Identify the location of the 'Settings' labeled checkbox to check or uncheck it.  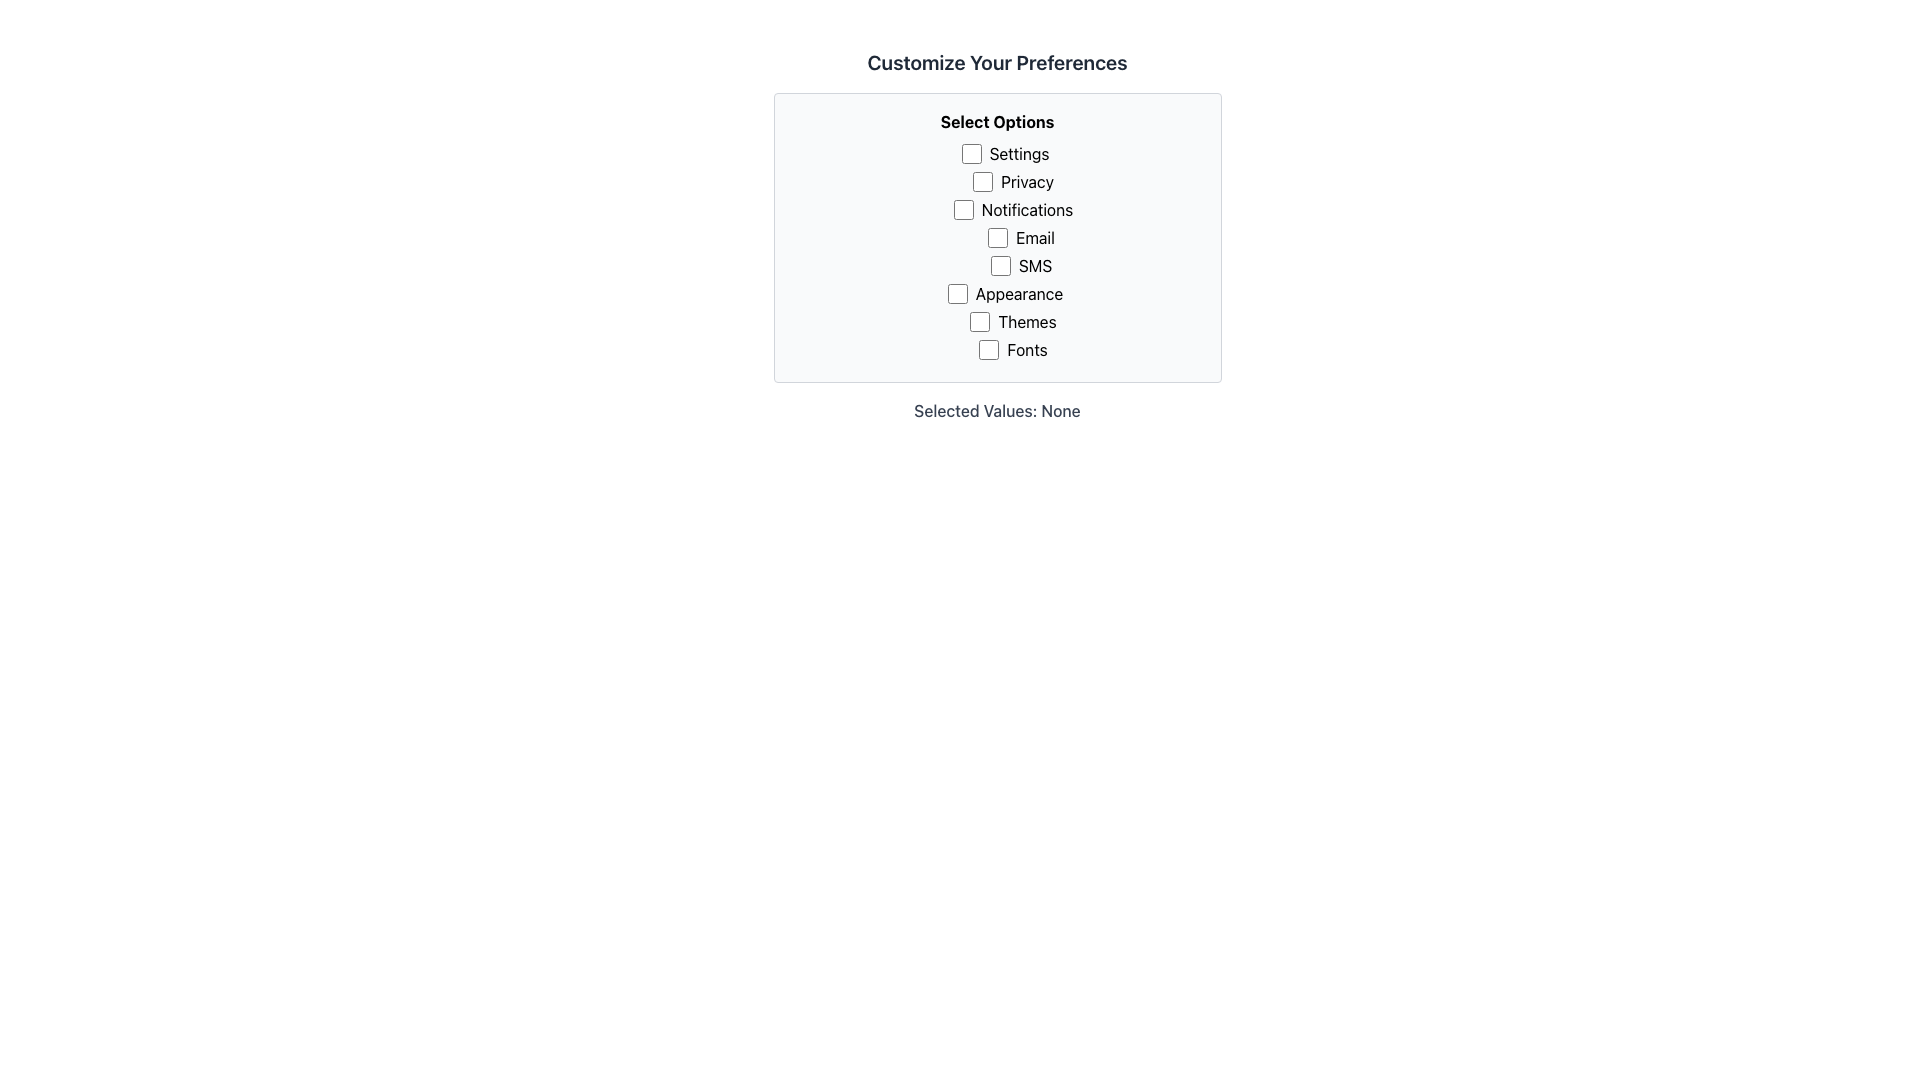
(1005, 153).